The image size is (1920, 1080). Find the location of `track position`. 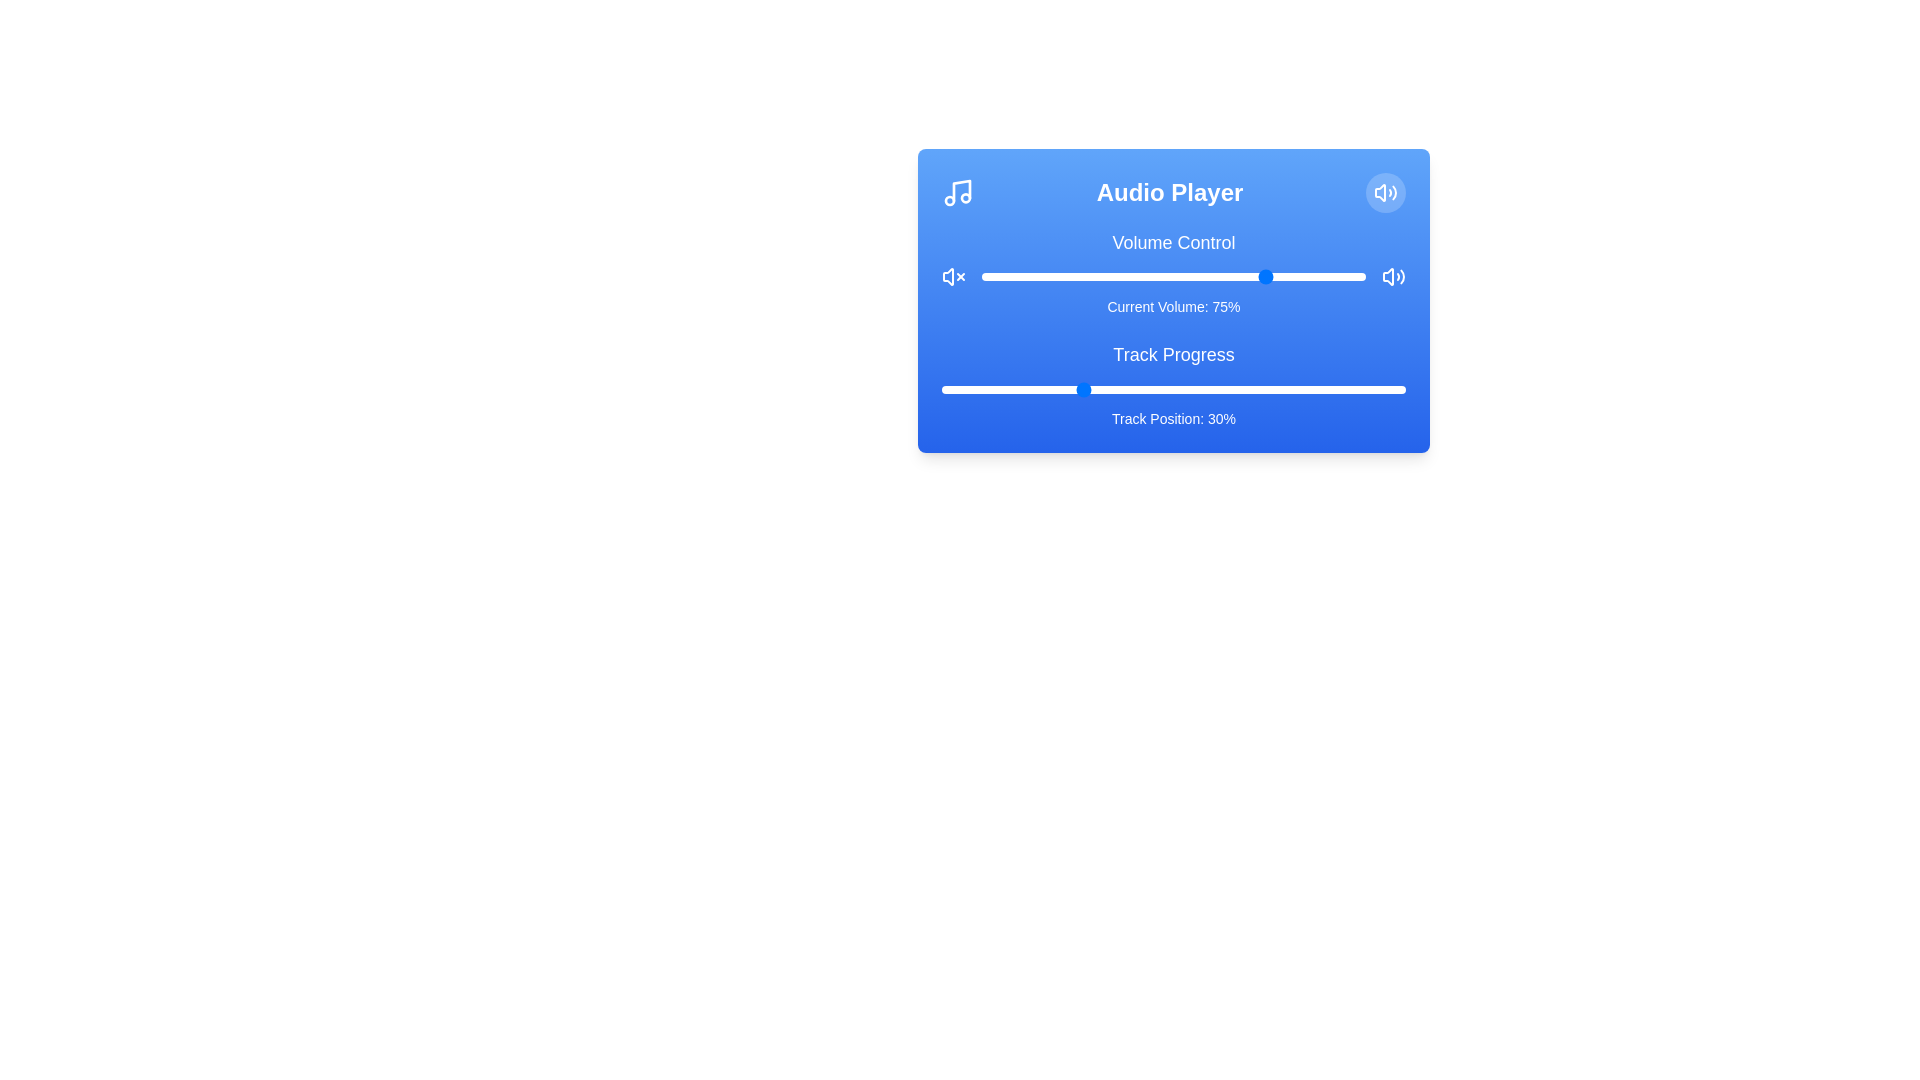

track position is located at coordinates (1331, 389).